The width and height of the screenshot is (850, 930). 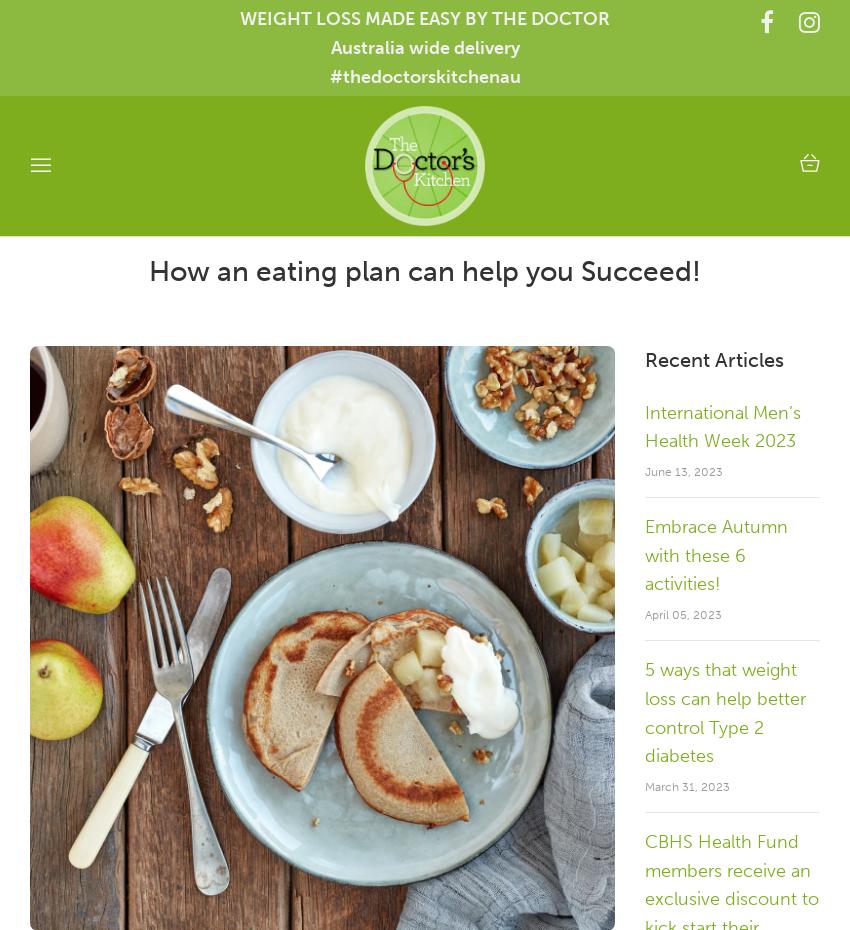 I want to click on 'Recent Articles', so click(x=713, y=357).